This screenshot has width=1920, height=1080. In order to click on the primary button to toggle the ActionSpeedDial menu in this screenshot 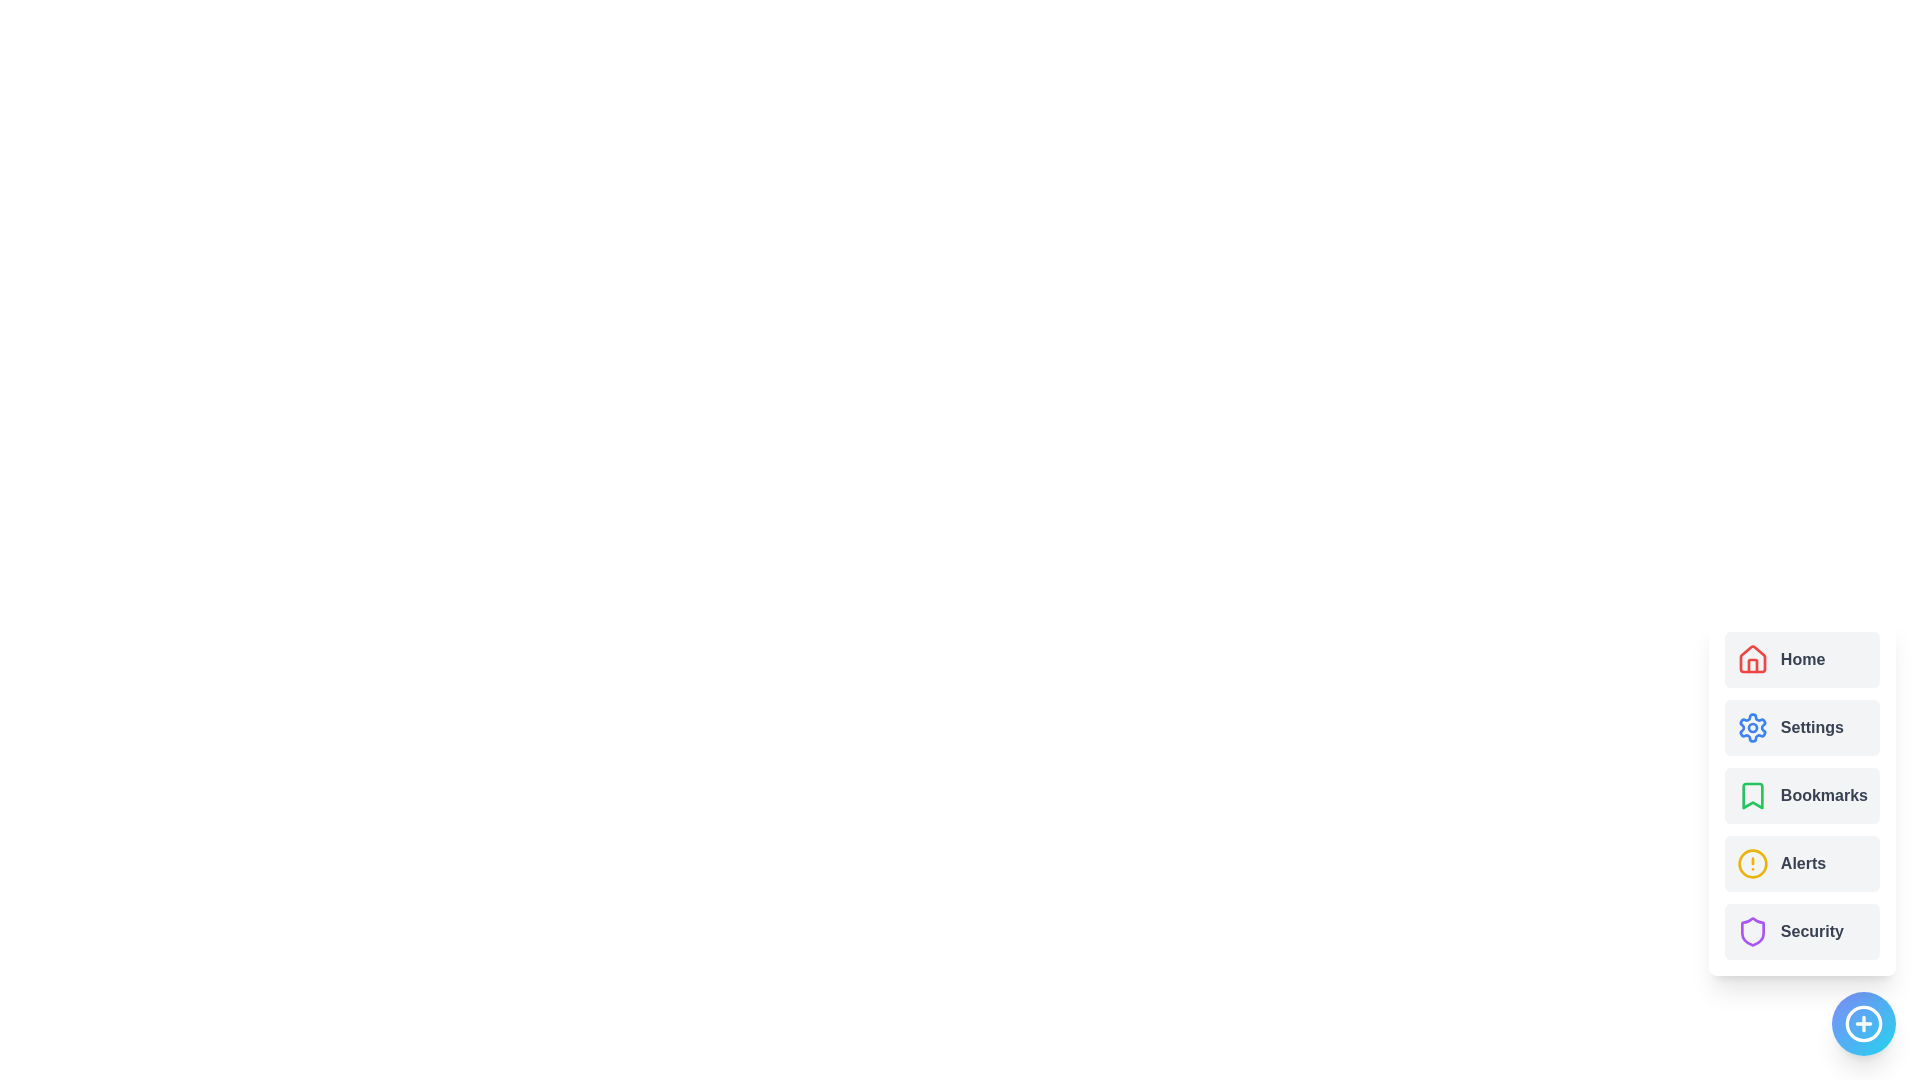, I will do `click(1862, 1023)`.